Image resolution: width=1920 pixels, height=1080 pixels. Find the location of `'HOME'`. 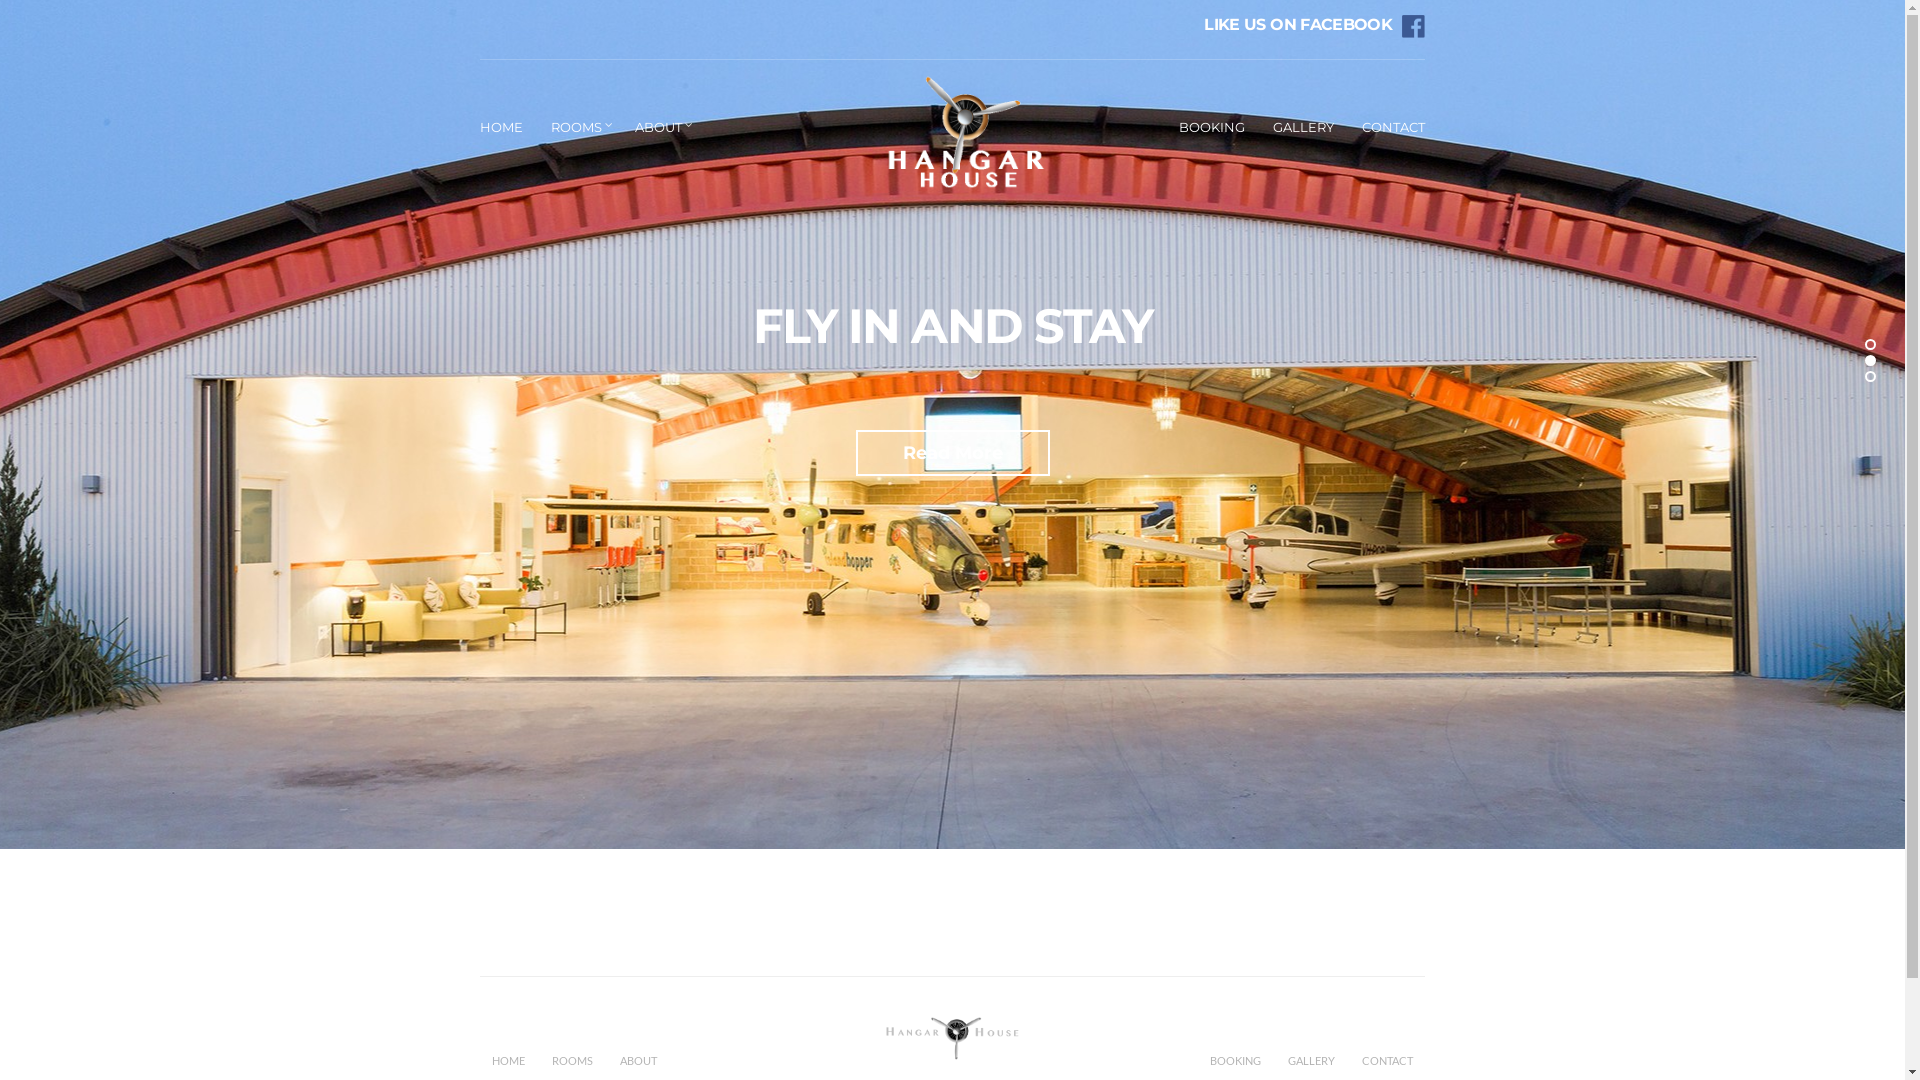

'HOME' is located at coordinates (508, 1062).